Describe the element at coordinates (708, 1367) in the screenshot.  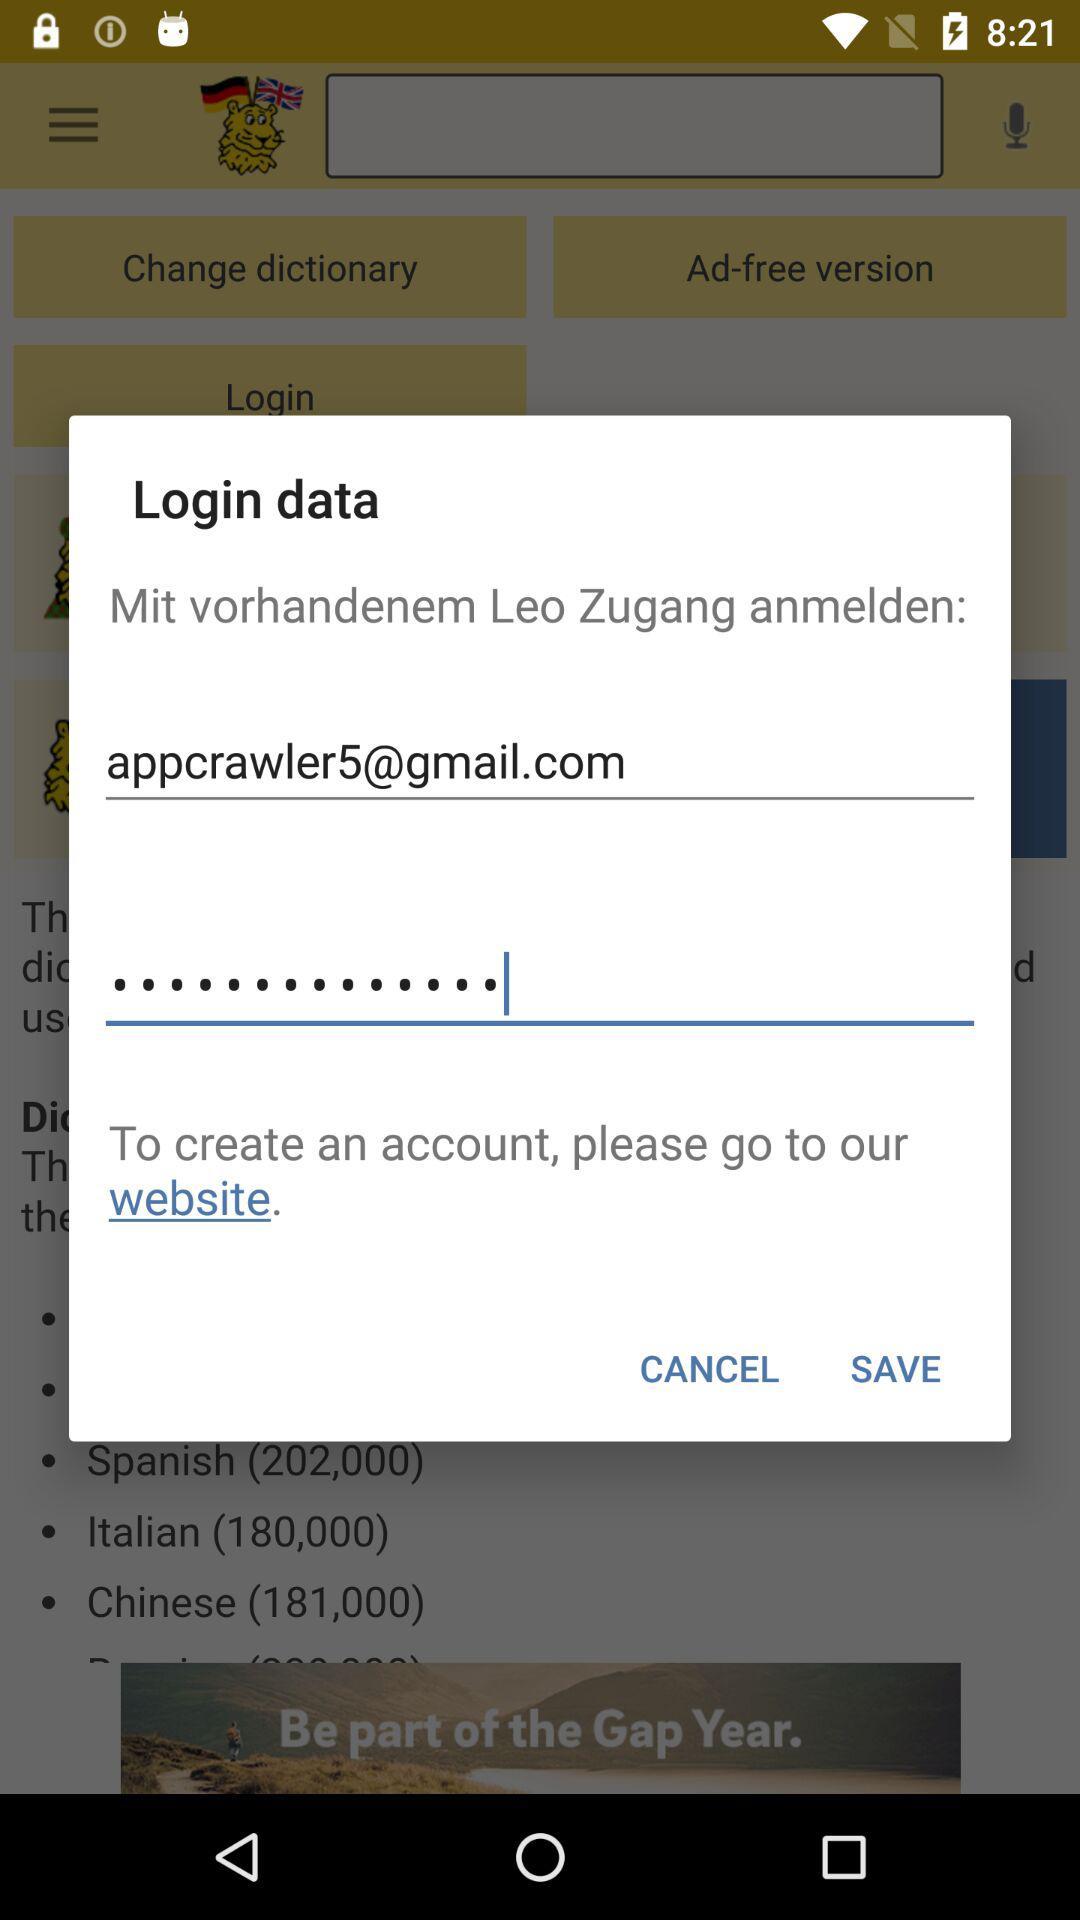
I see `cancel item` at that location.